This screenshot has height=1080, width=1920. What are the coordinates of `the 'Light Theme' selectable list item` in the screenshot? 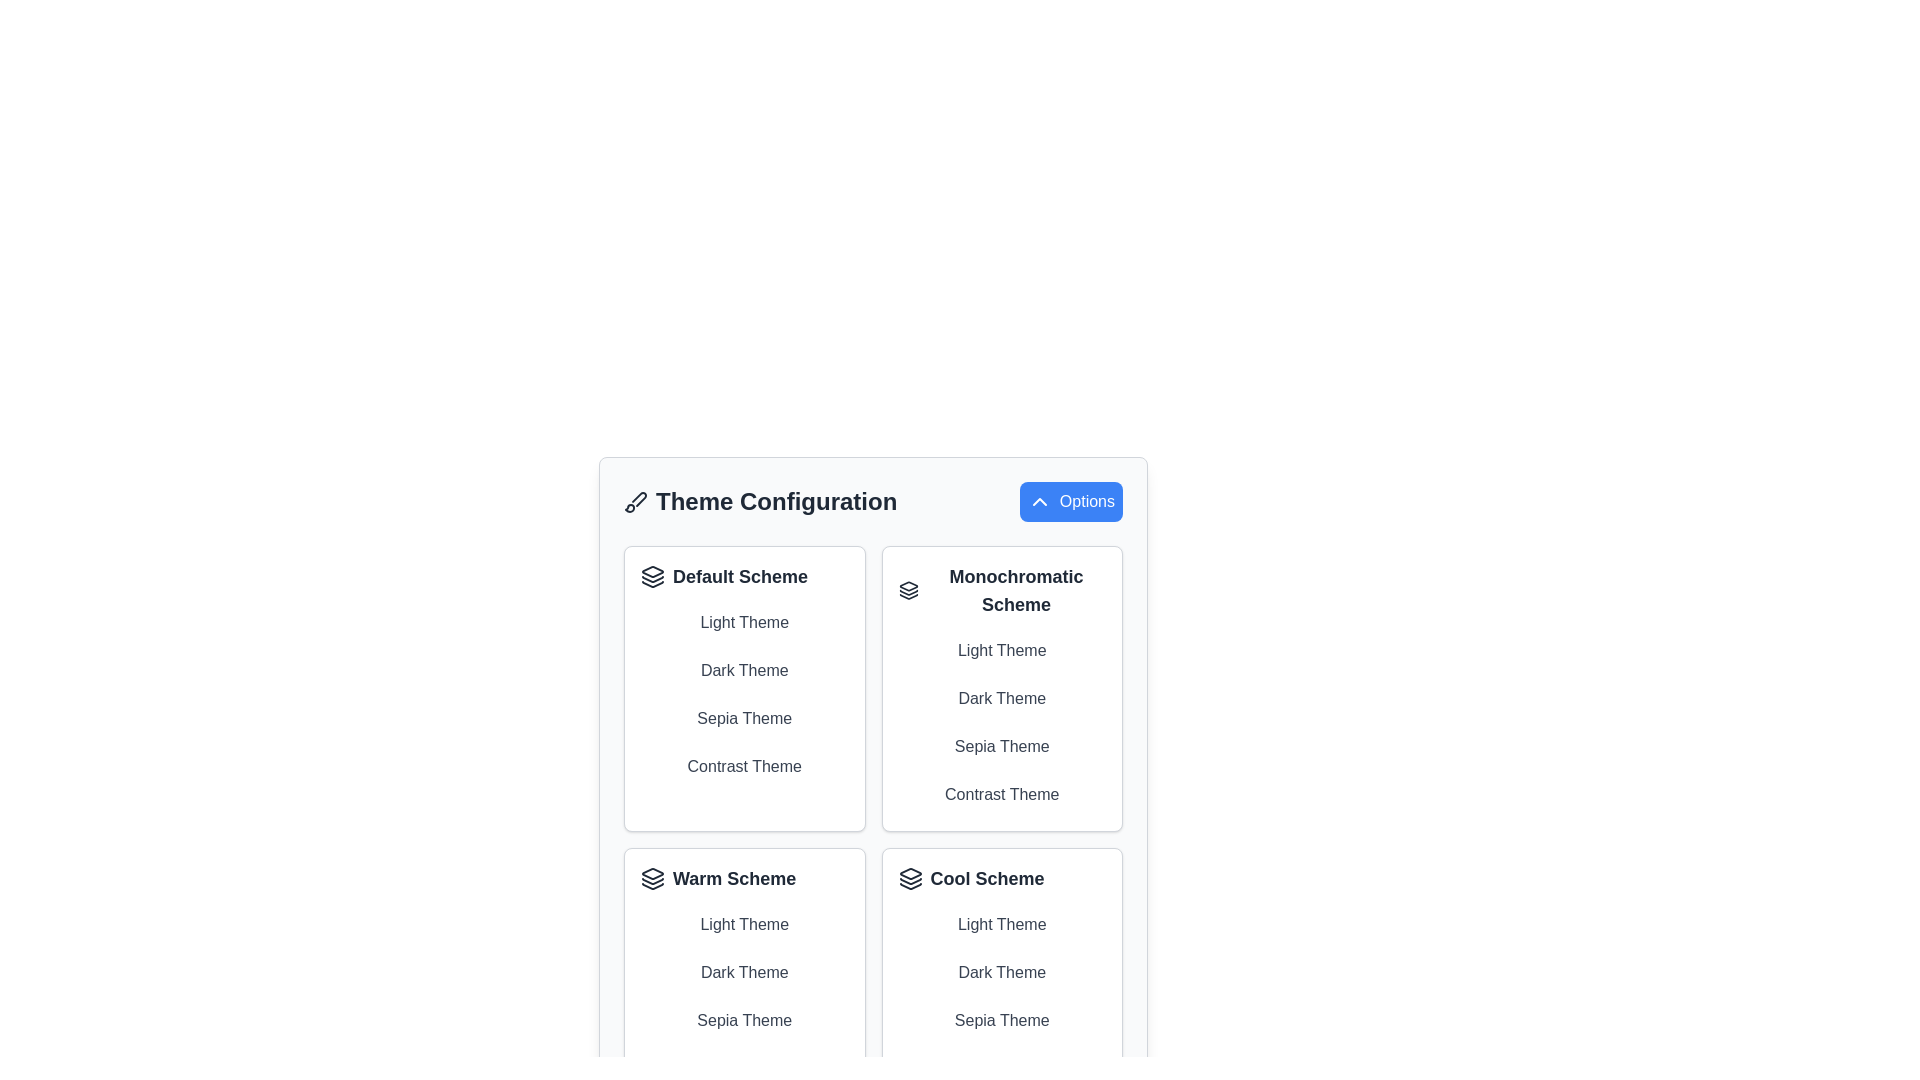 It's located at (1002, 651).